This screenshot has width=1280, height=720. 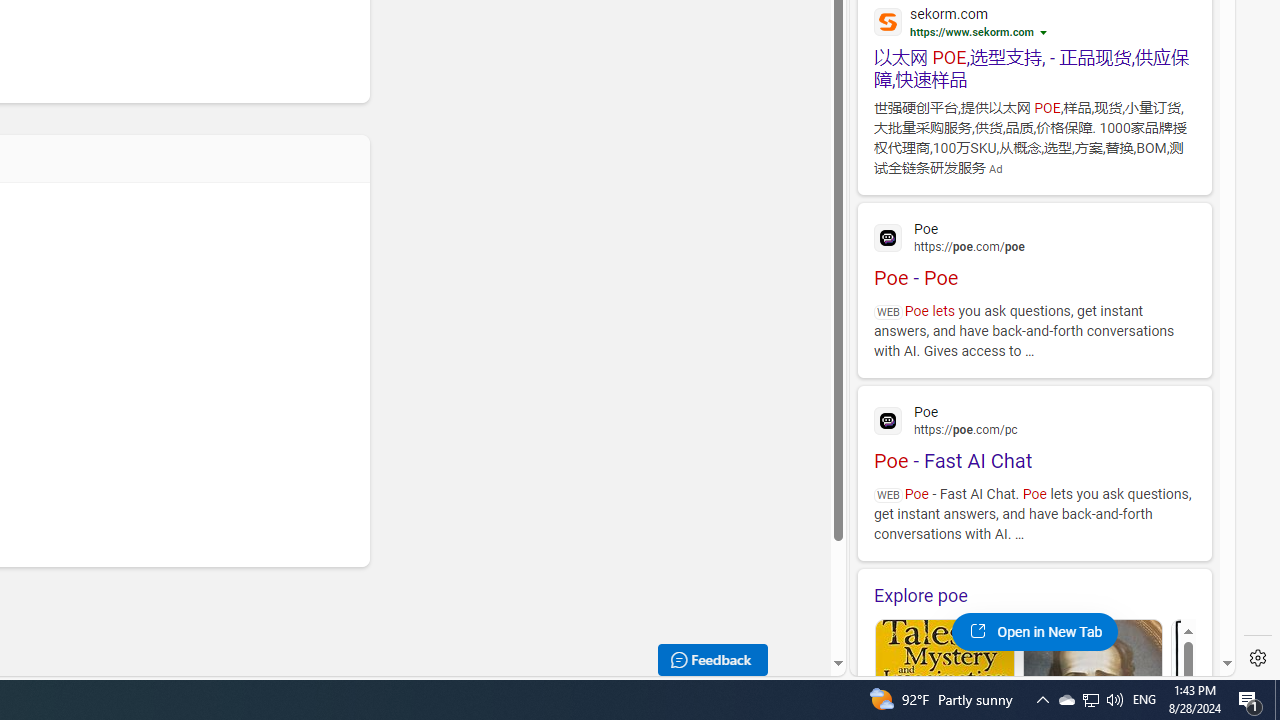 I want to click on 'Poe', so click(x=1034, y=418).